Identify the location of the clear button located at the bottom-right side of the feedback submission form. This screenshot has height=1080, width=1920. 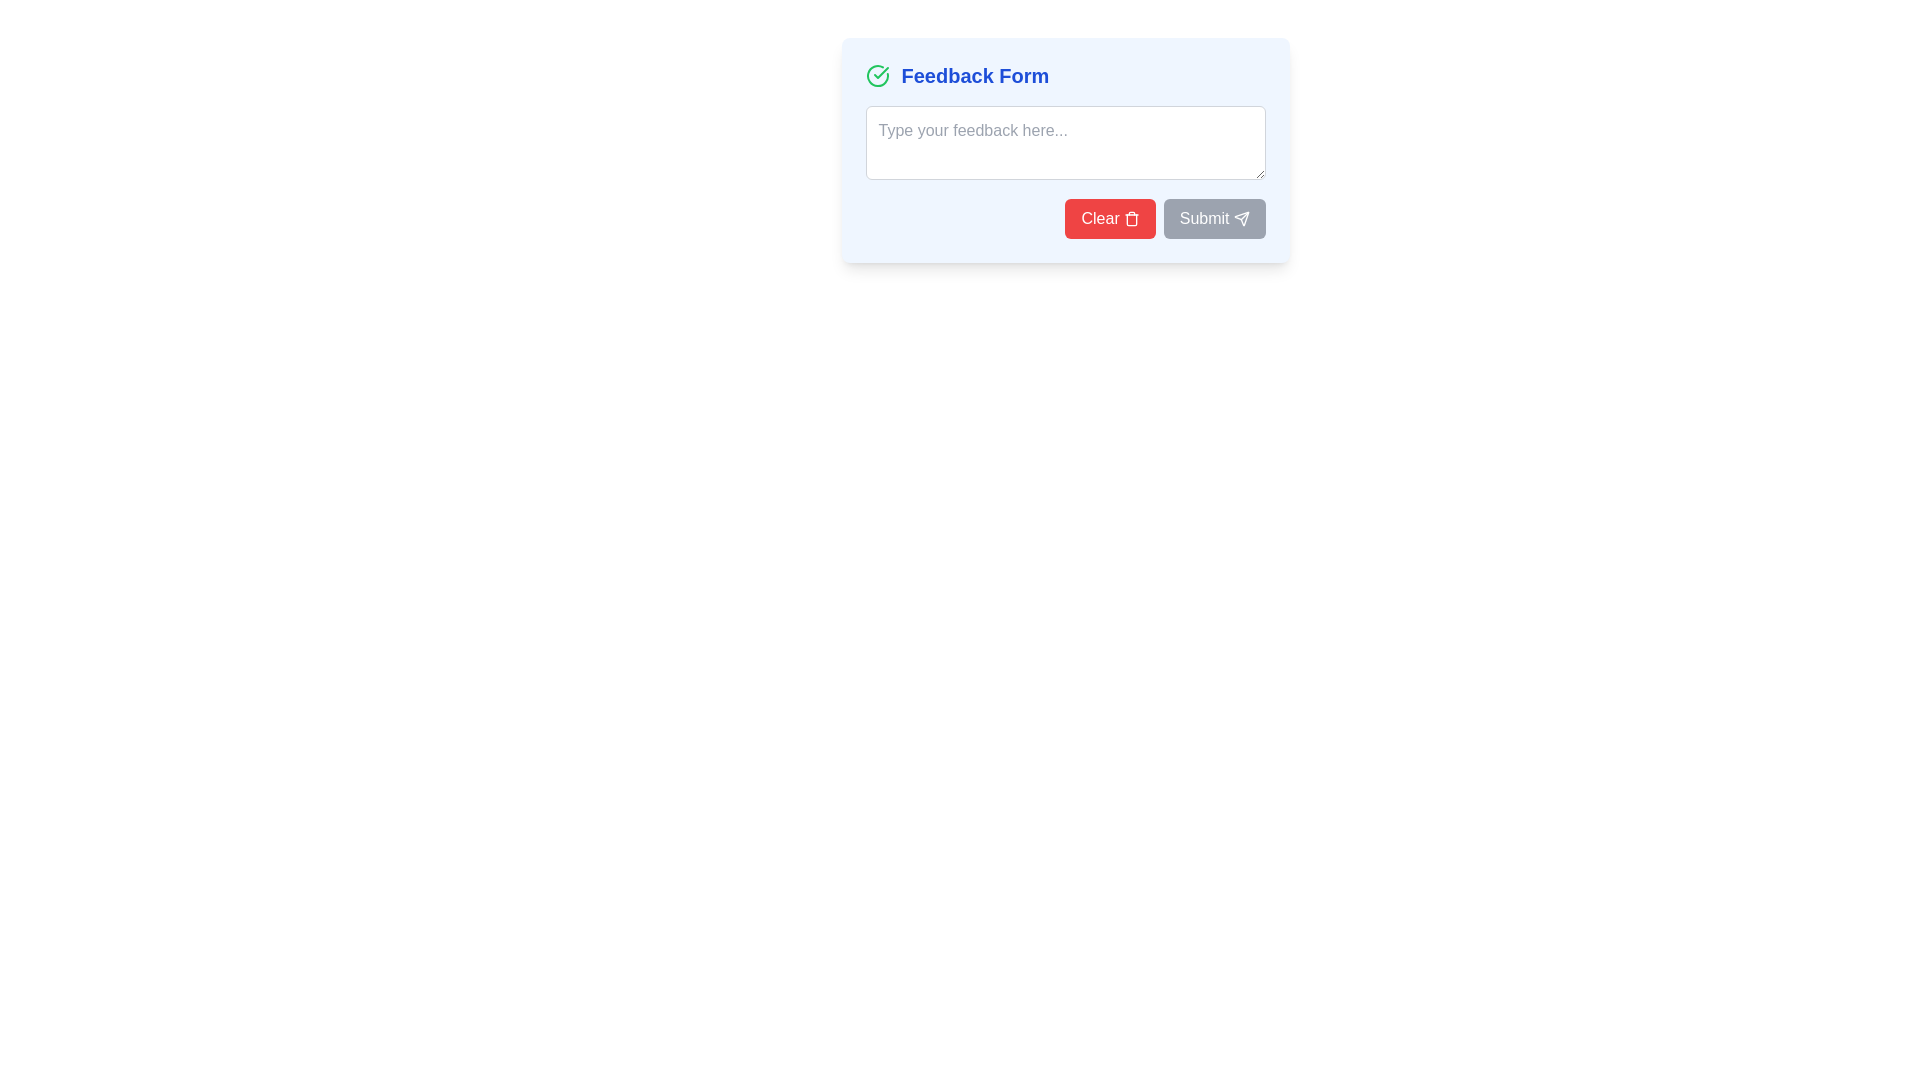
(1064, 219).